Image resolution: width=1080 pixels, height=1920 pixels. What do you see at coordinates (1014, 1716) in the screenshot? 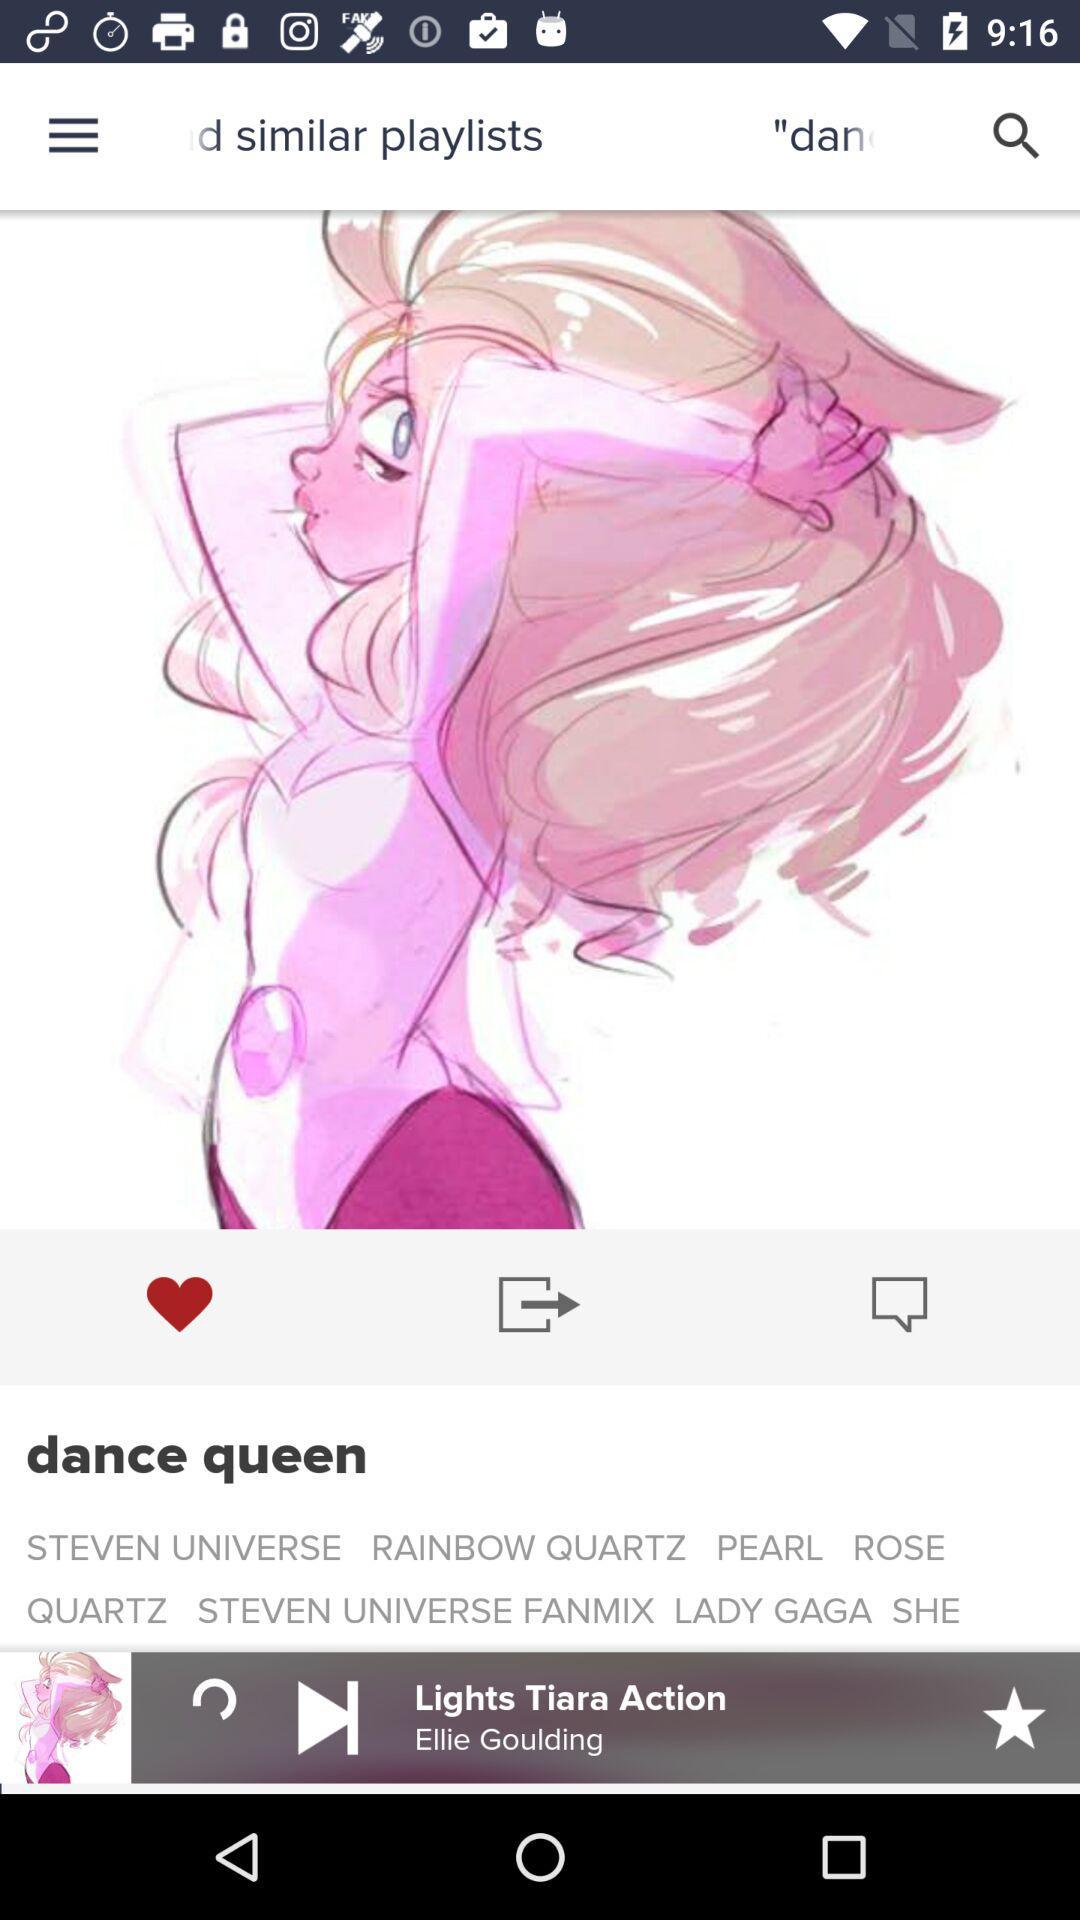
I see `the star icon` at bounding box center [1014, 1716].